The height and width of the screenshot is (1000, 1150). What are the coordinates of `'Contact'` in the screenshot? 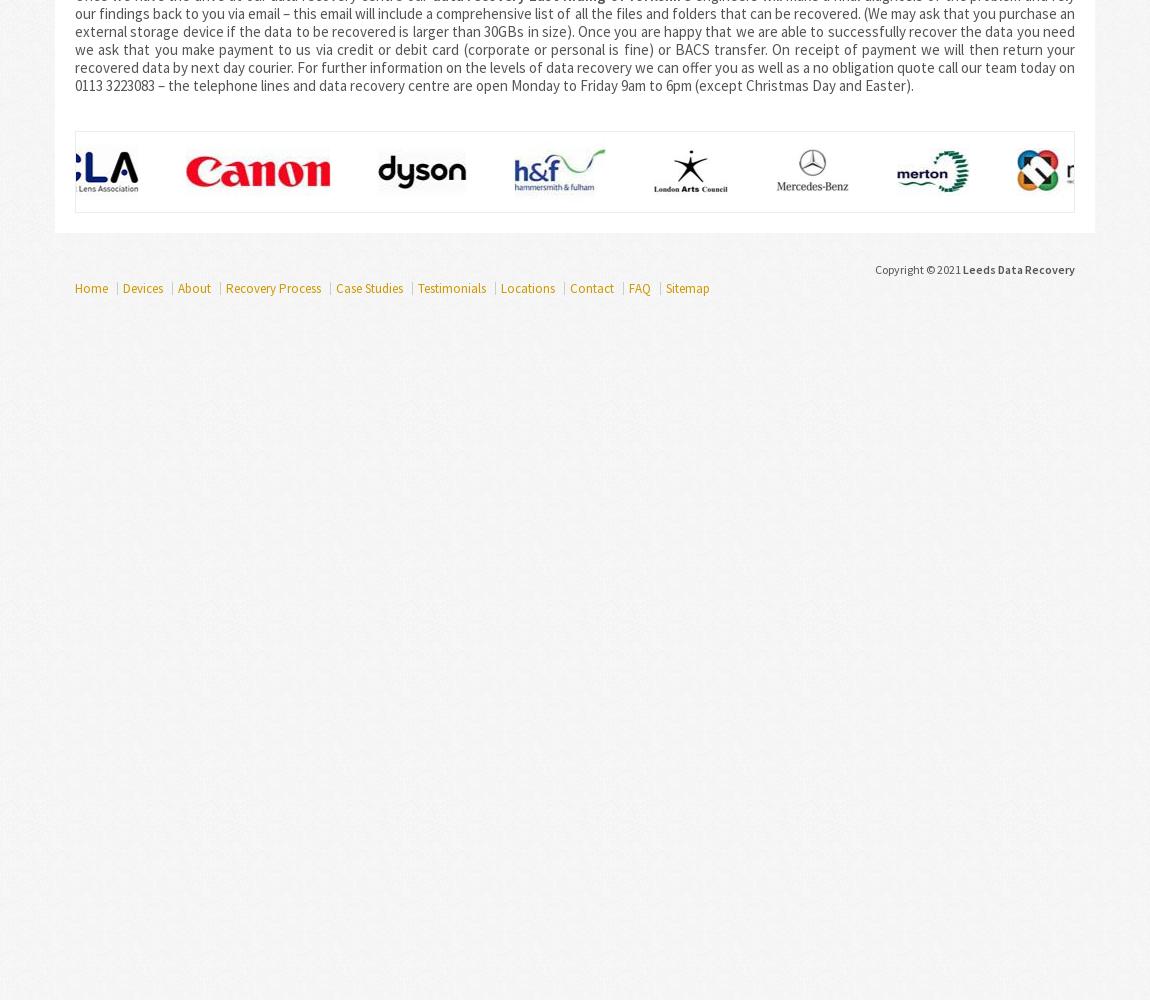 It's located at (570, 288).